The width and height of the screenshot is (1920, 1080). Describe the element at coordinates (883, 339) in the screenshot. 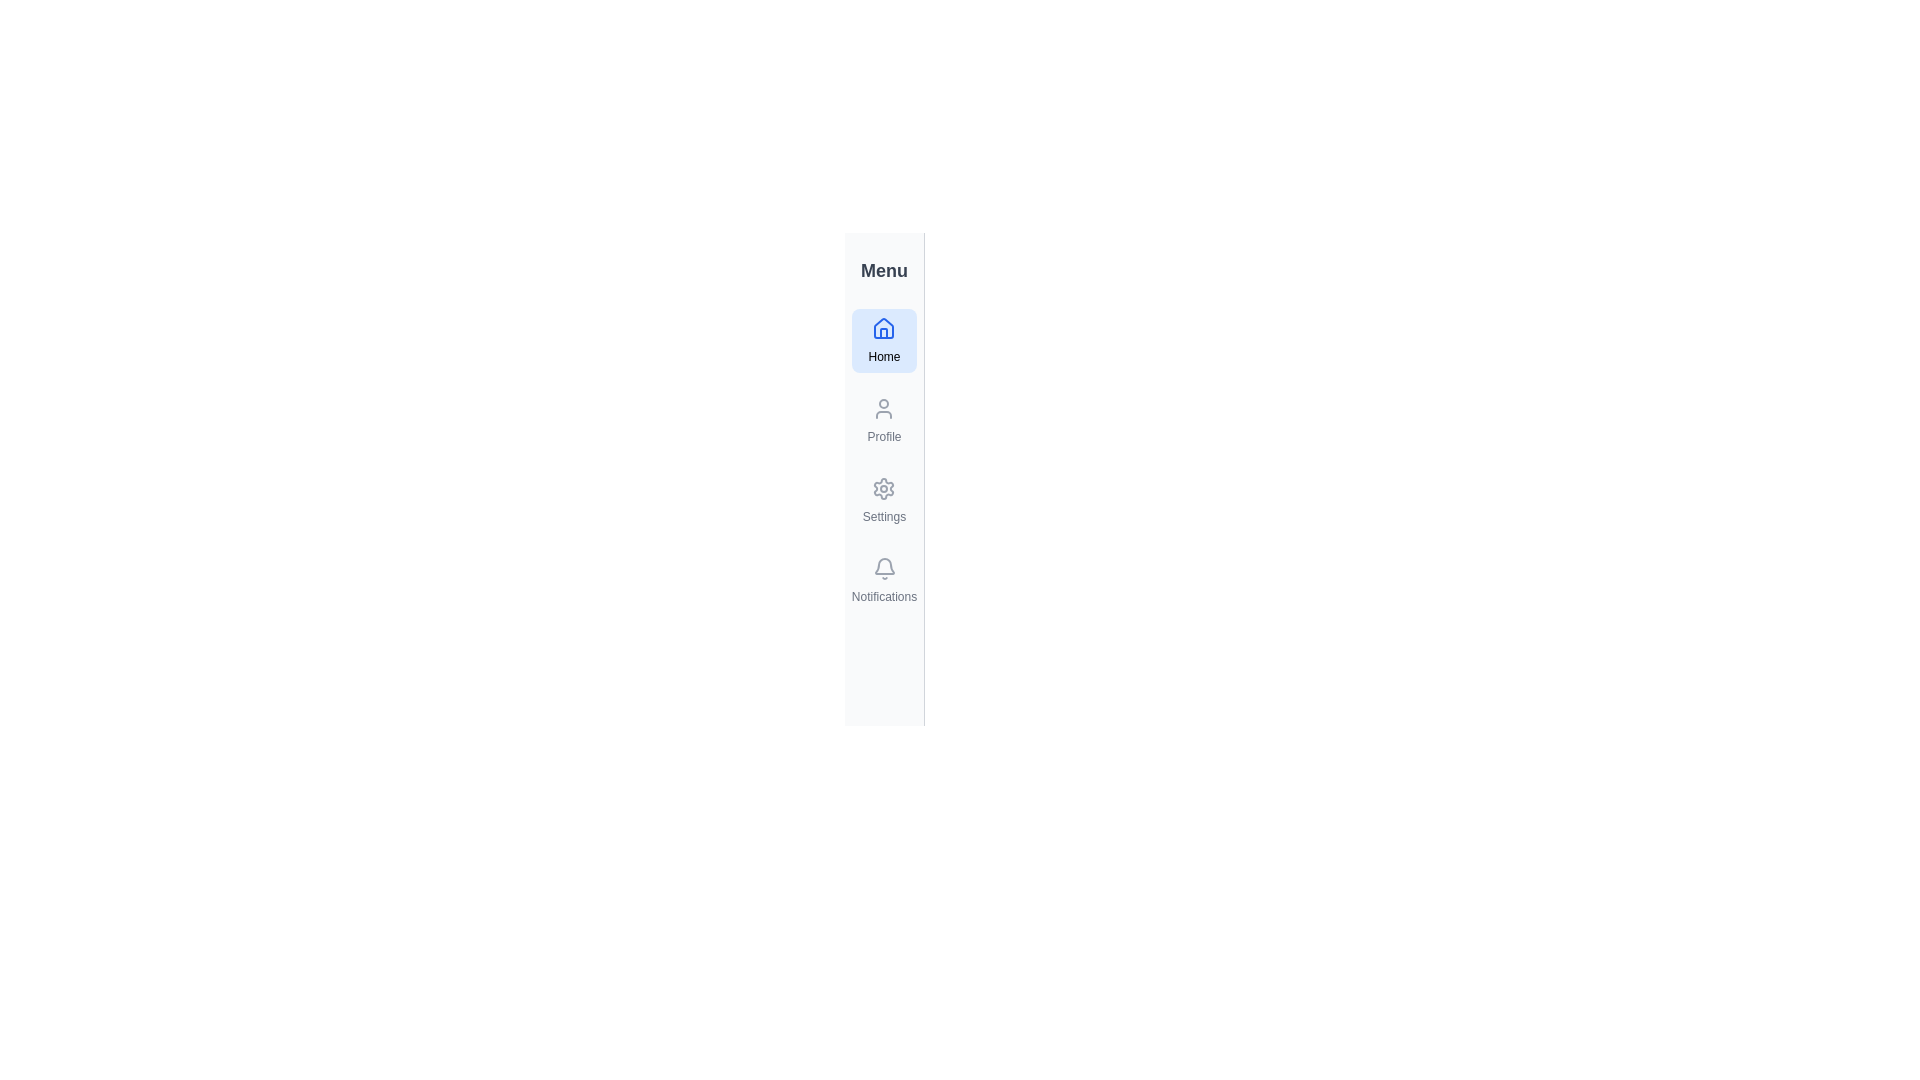

I see `the 'Home' button, which is a light blue rectangular button with a house icon and black text, located at the top of the vertical menu list` at that location.